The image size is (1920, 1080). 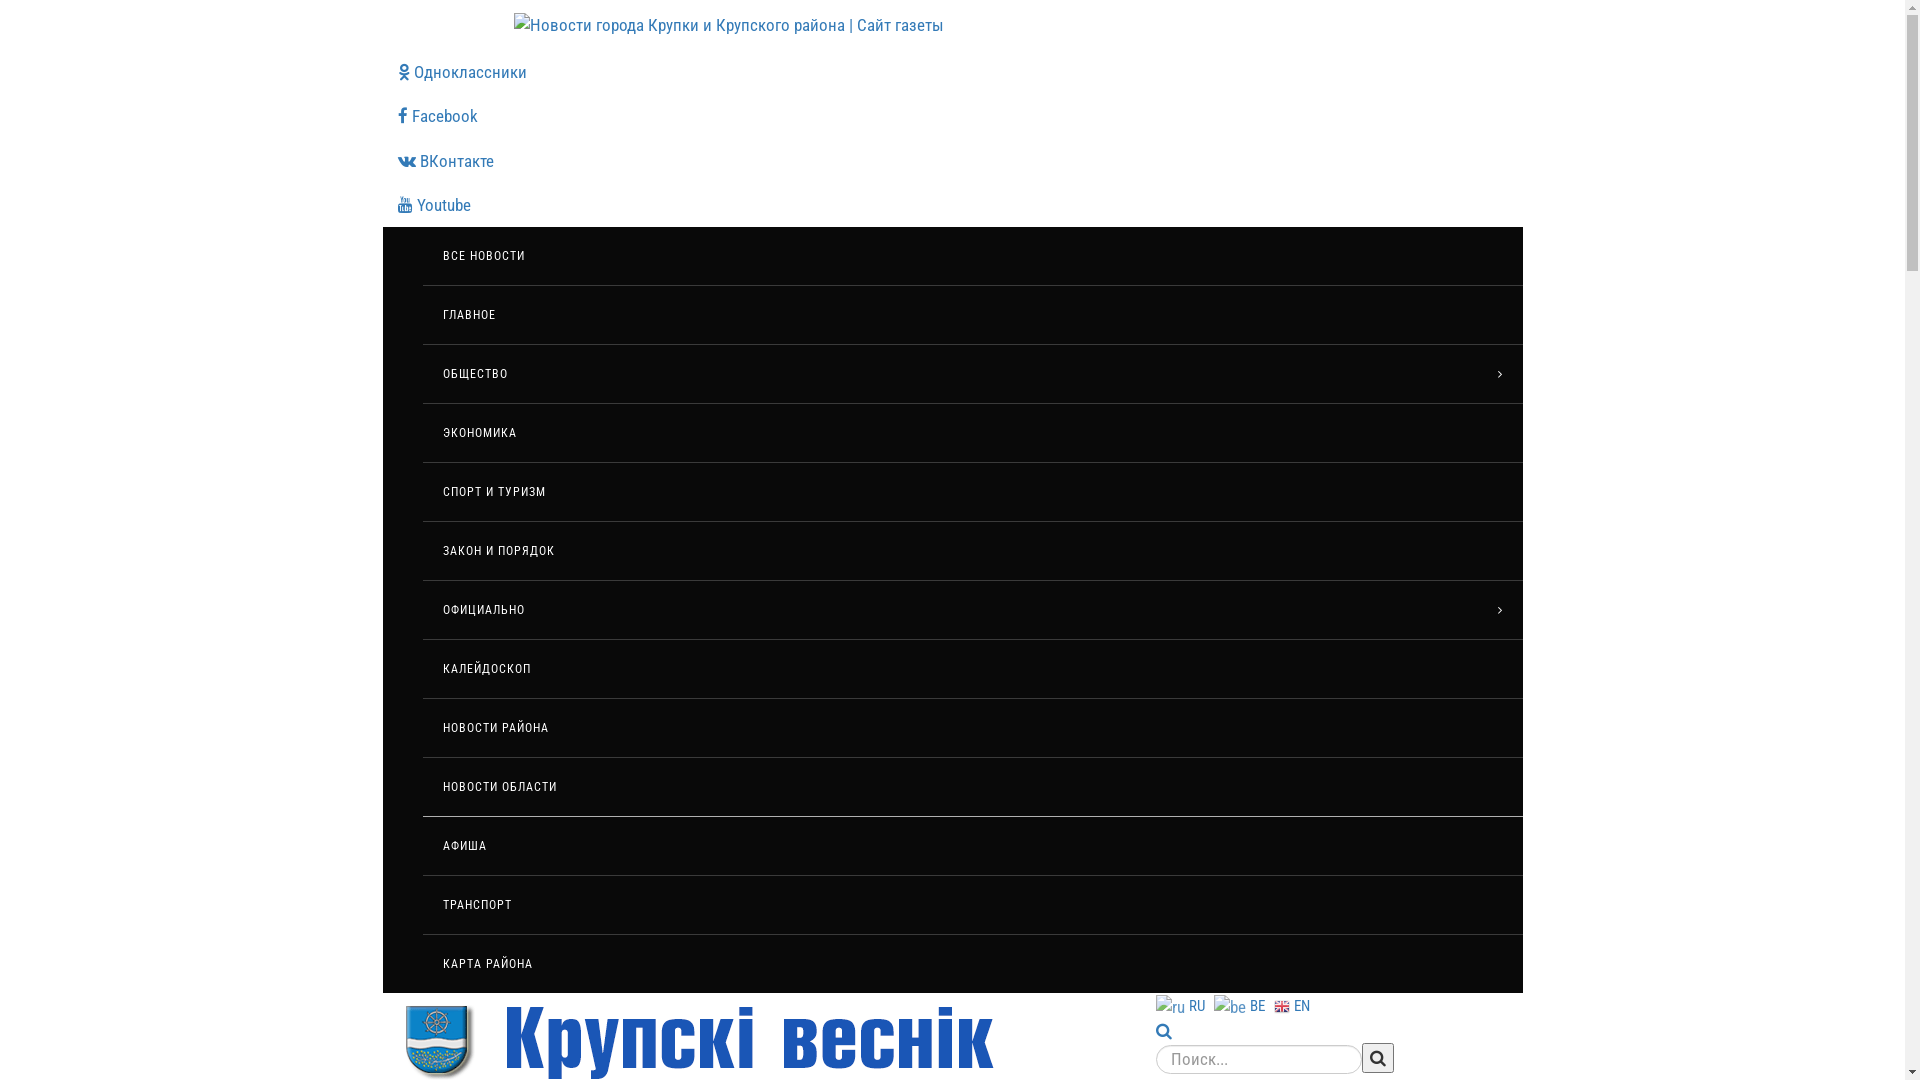 I want to click on 'BE', so click(x=1241, y=1005).